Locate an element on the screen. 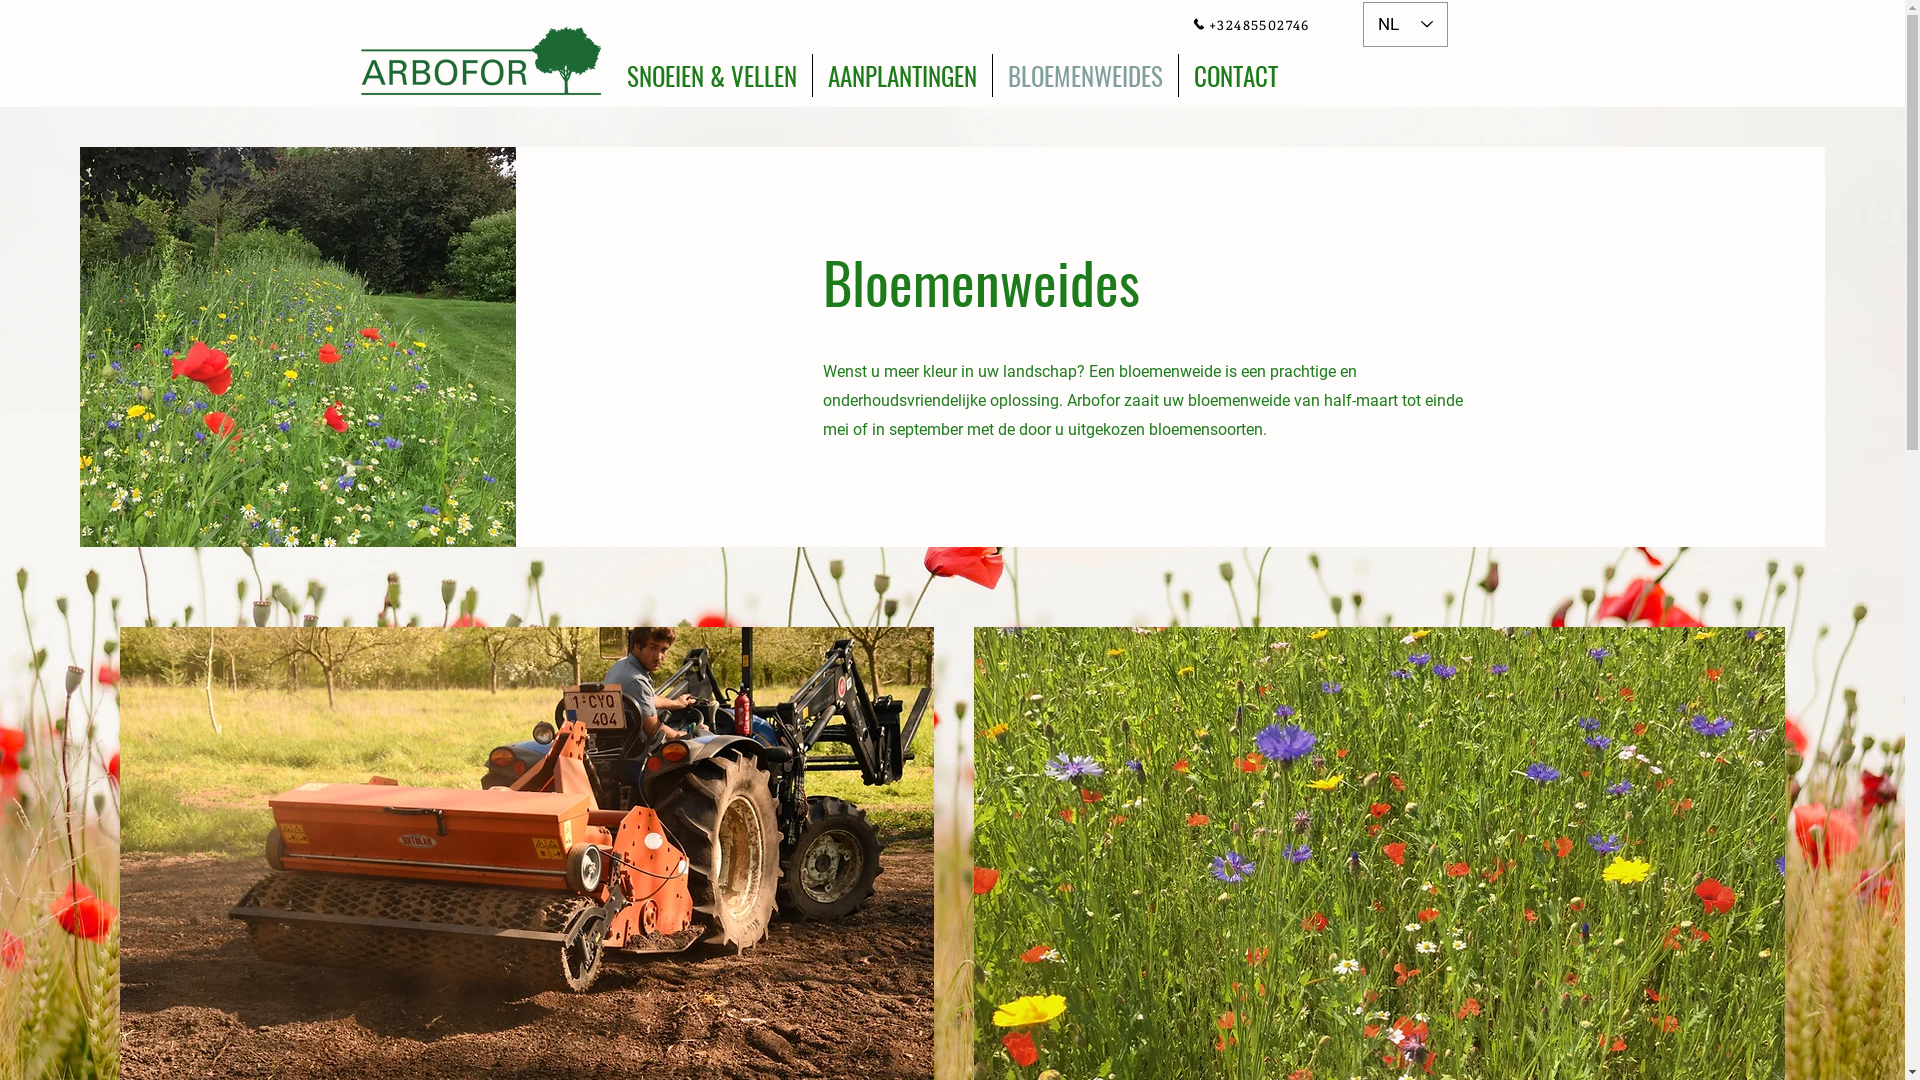  'BLOEMENWEIDES' is located at coordinates (1083, 74).